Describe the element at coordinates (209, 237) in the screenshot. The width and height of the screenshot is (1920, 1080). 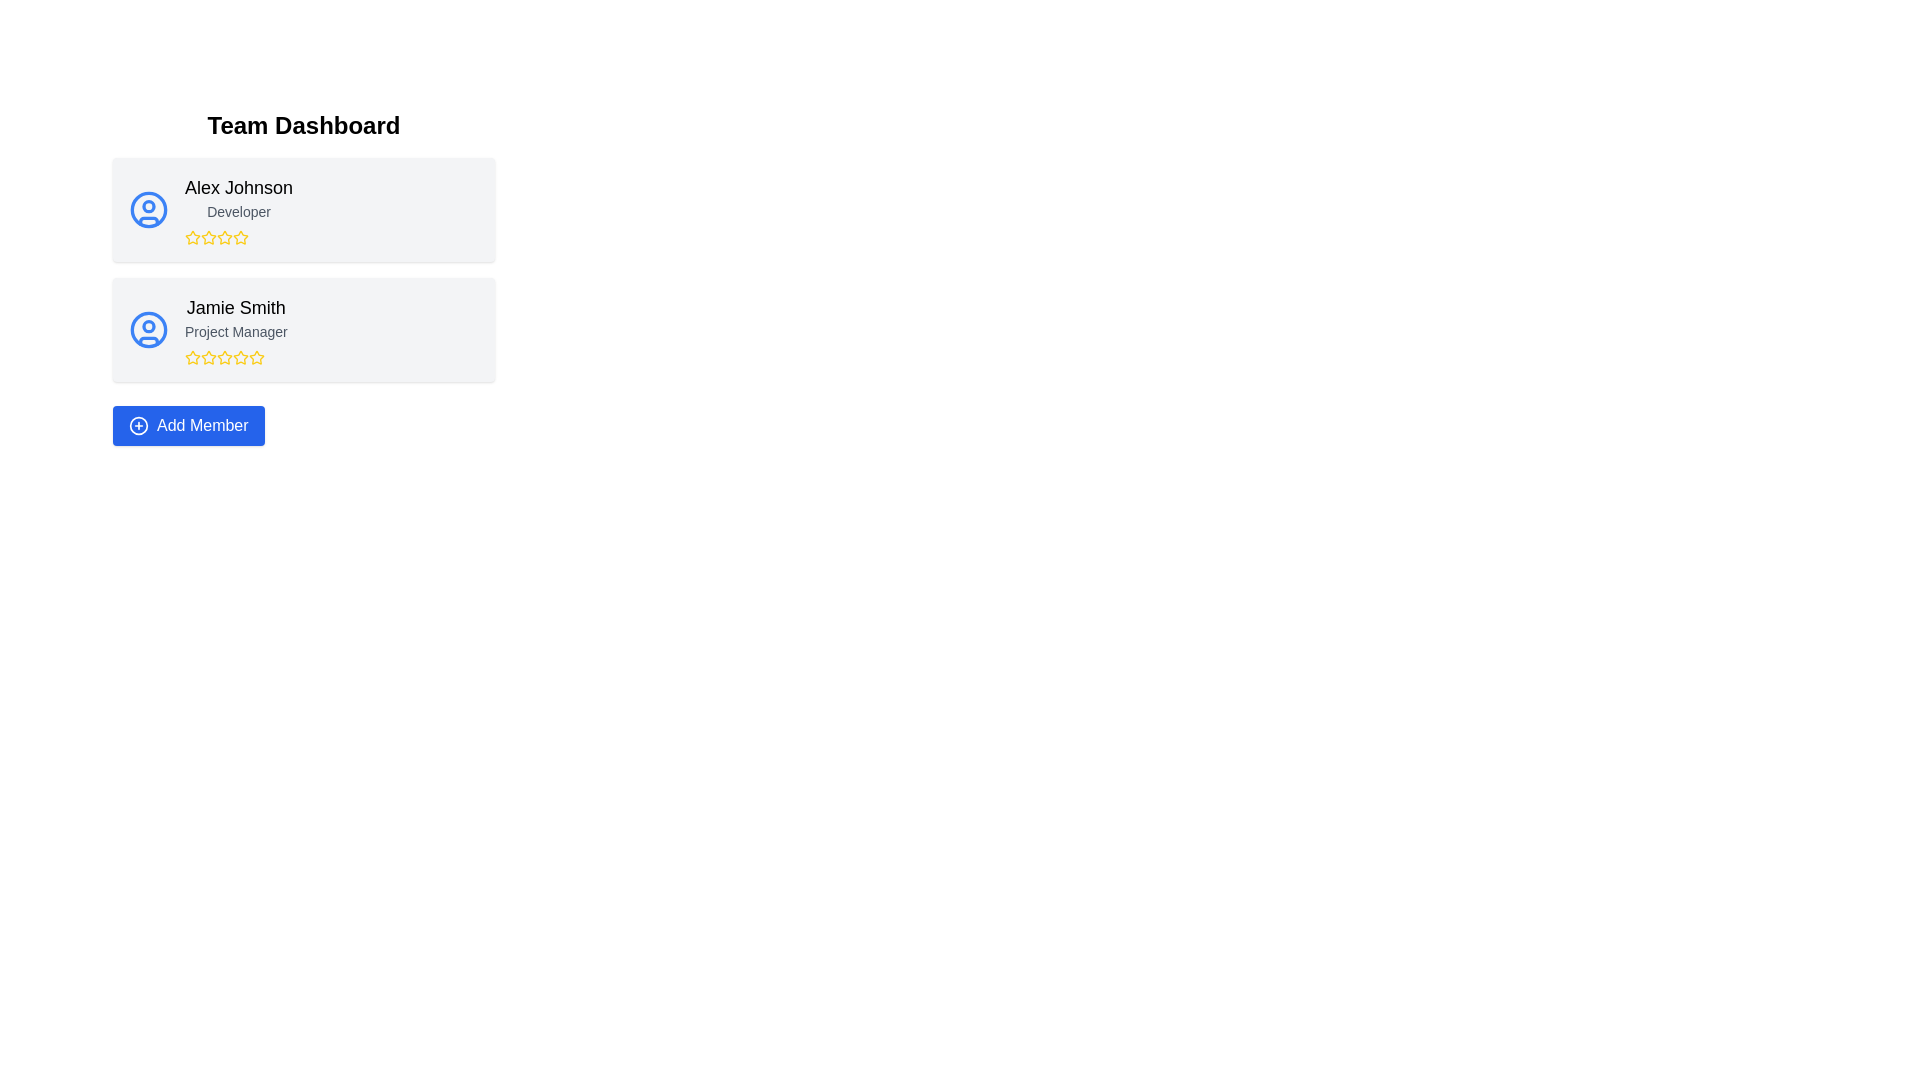
I see `the third yellow outlined star icon in the rating system under 'Alex Johnson' and 'Developer' in the 'Team Dashboard' section` at that location.